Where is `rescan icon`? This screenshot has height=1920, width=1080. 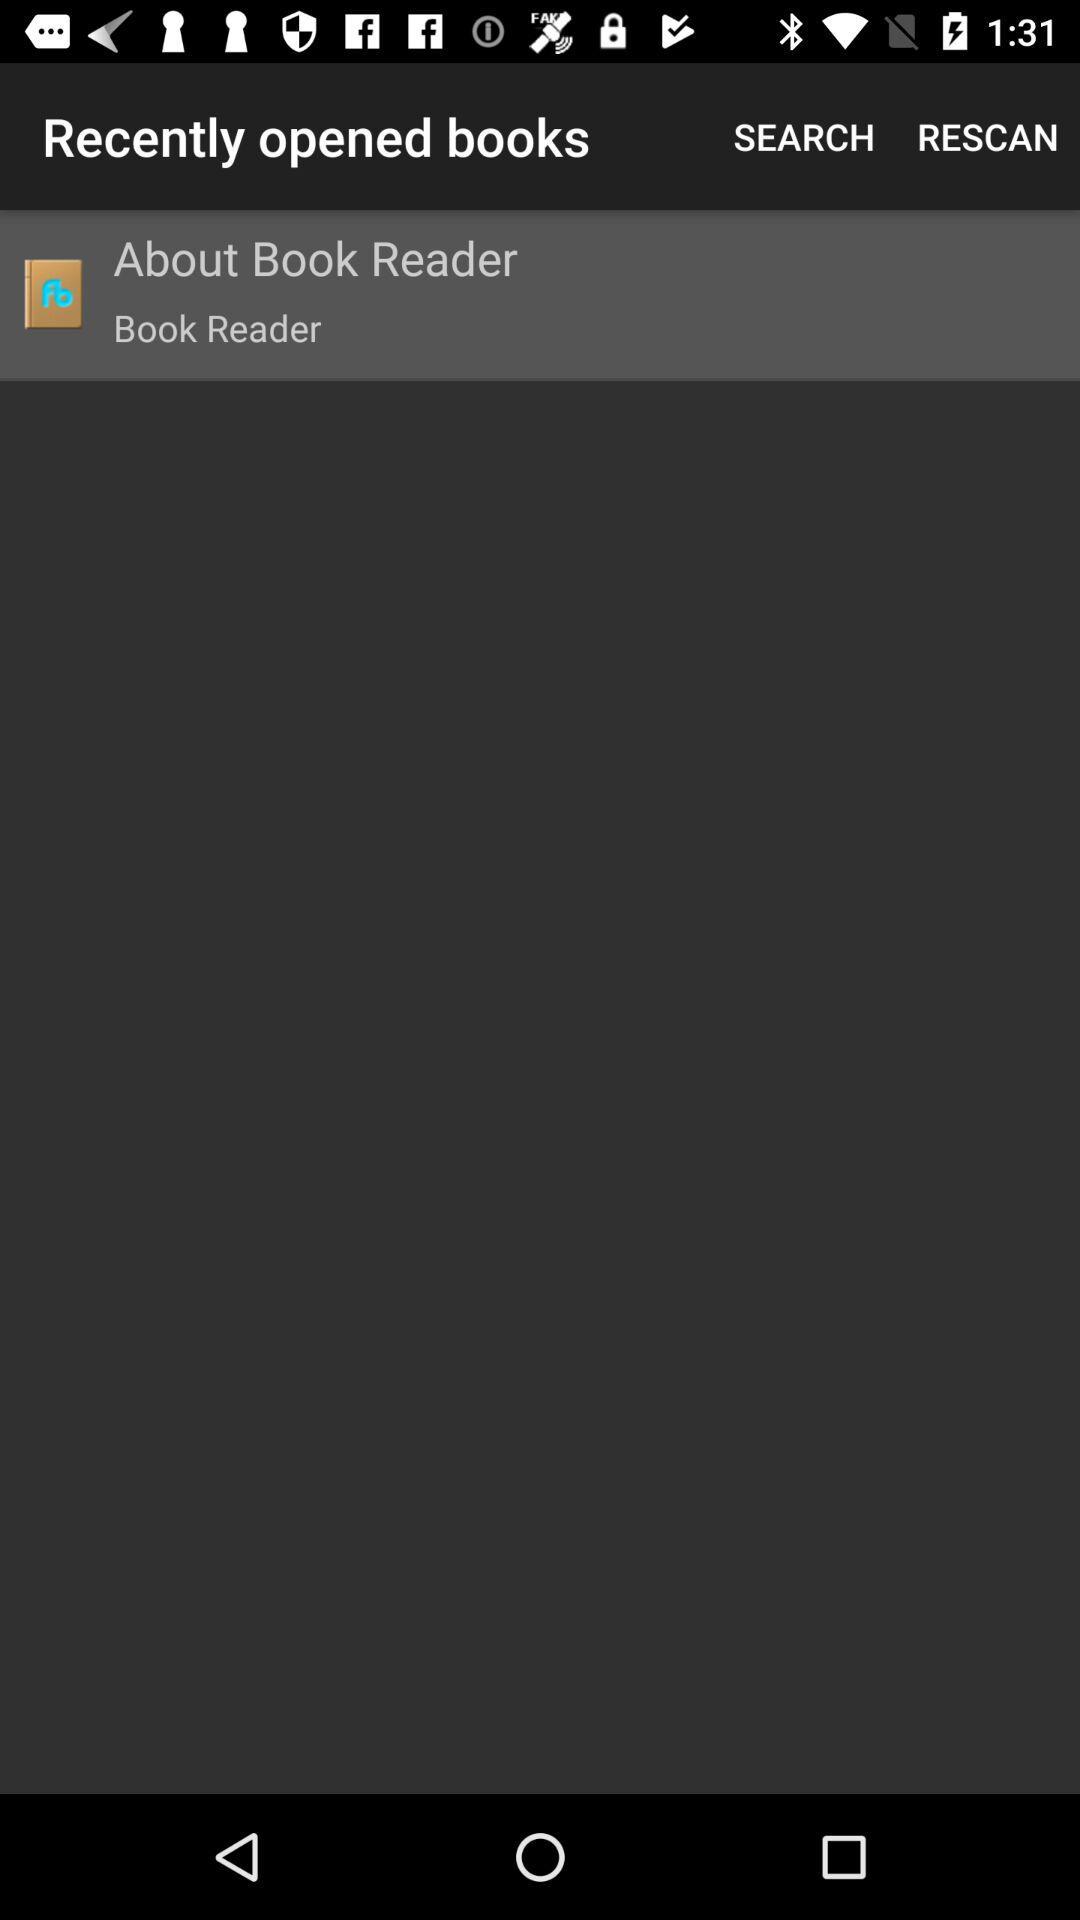 rescan icon is located at coordinates (987, 135).